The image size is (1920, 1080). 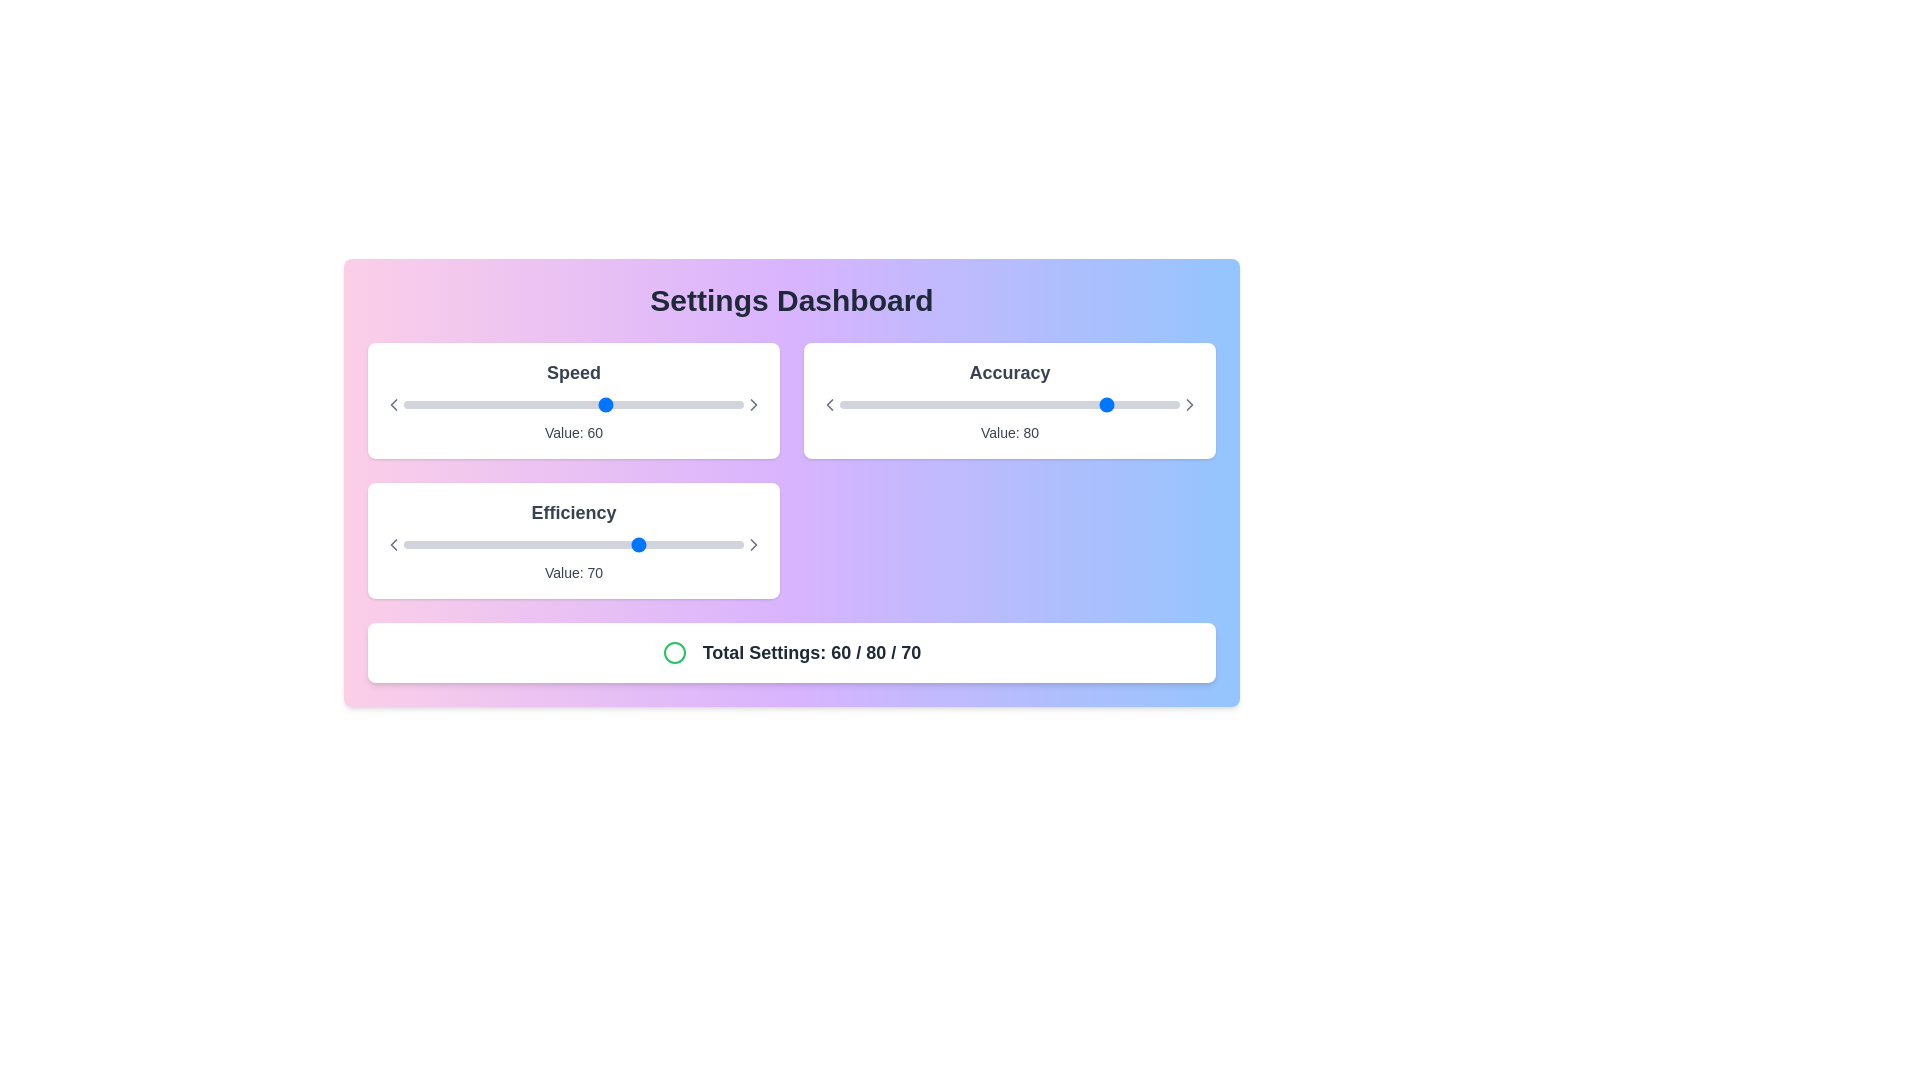 What do you see at coordinates (672, 405) in the screenshot?
I see `the speed slider` at bounding box center [672, 405].